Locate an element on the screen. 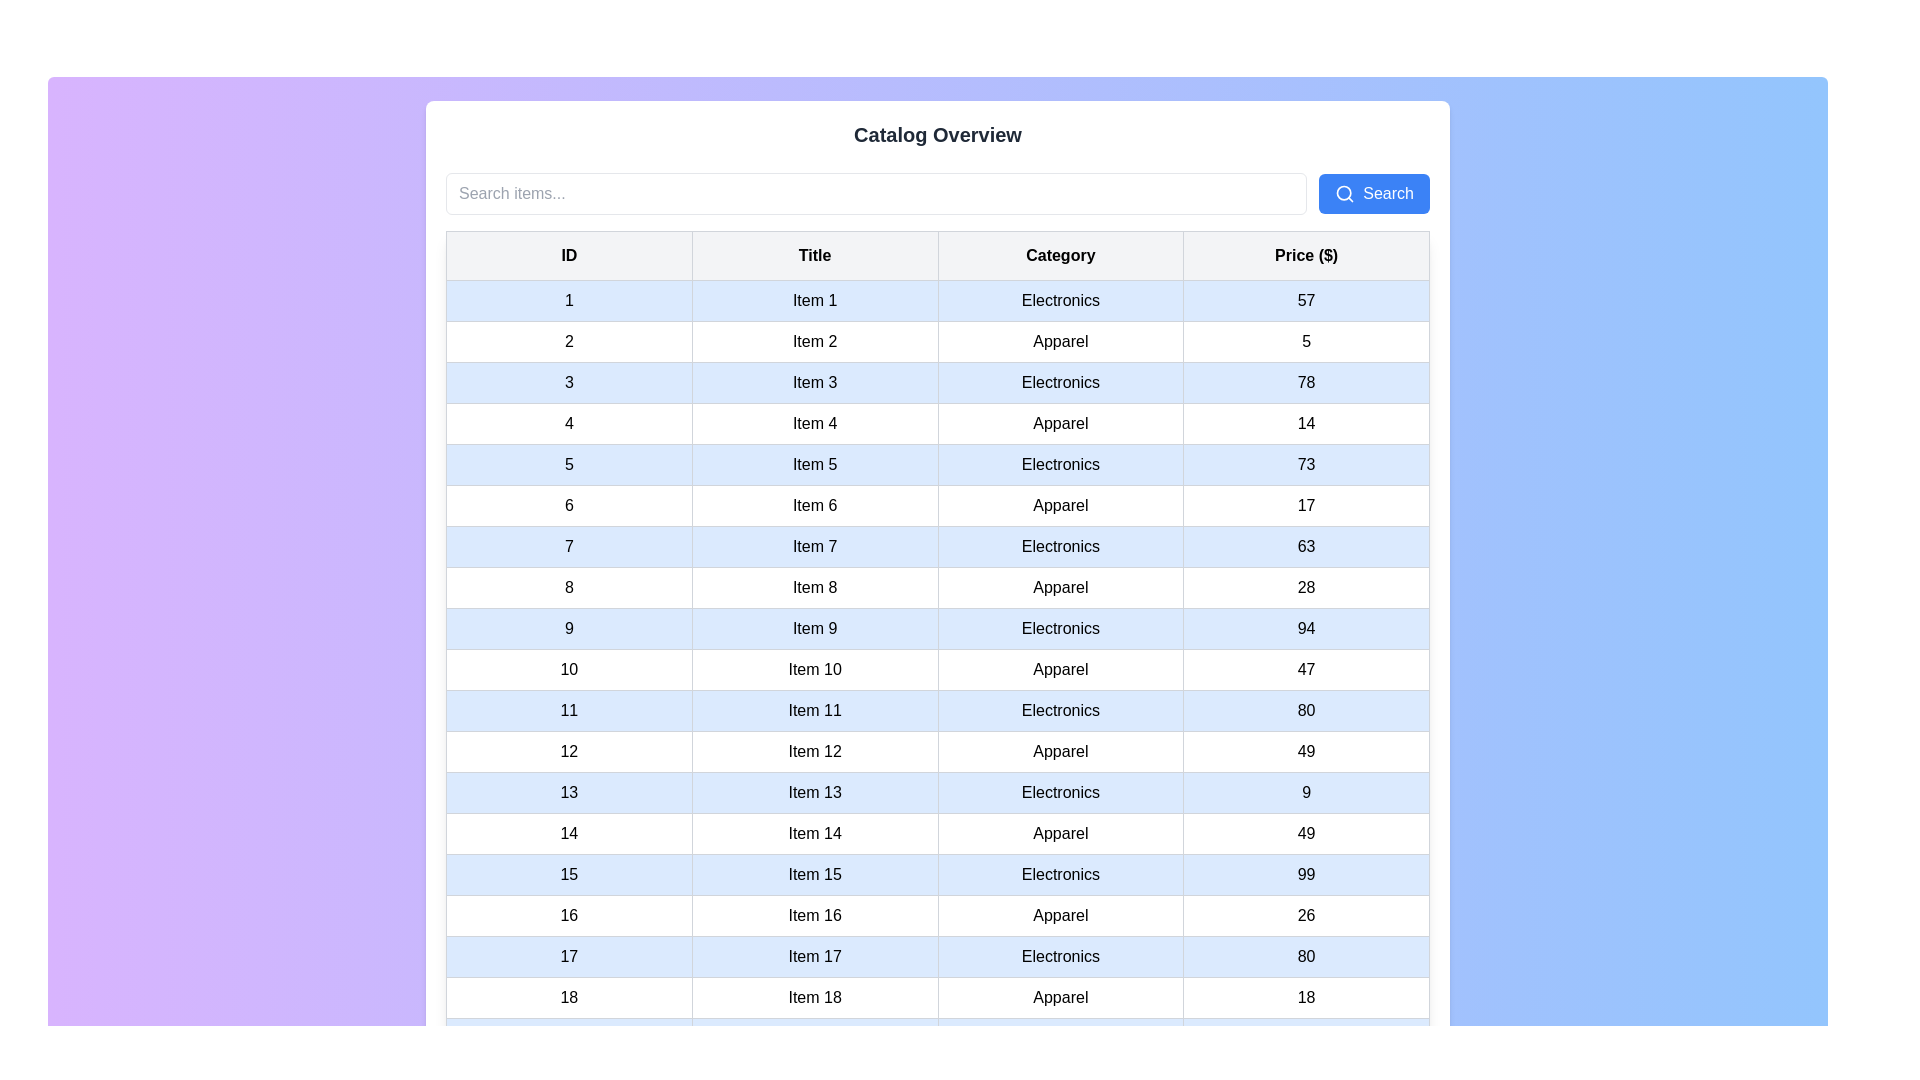 The image size is (1920, 1080). the read-only text table cell displaying 'Apparel' for 'Item 12' in the 'Category' column is located at coordinates (1059, 752).